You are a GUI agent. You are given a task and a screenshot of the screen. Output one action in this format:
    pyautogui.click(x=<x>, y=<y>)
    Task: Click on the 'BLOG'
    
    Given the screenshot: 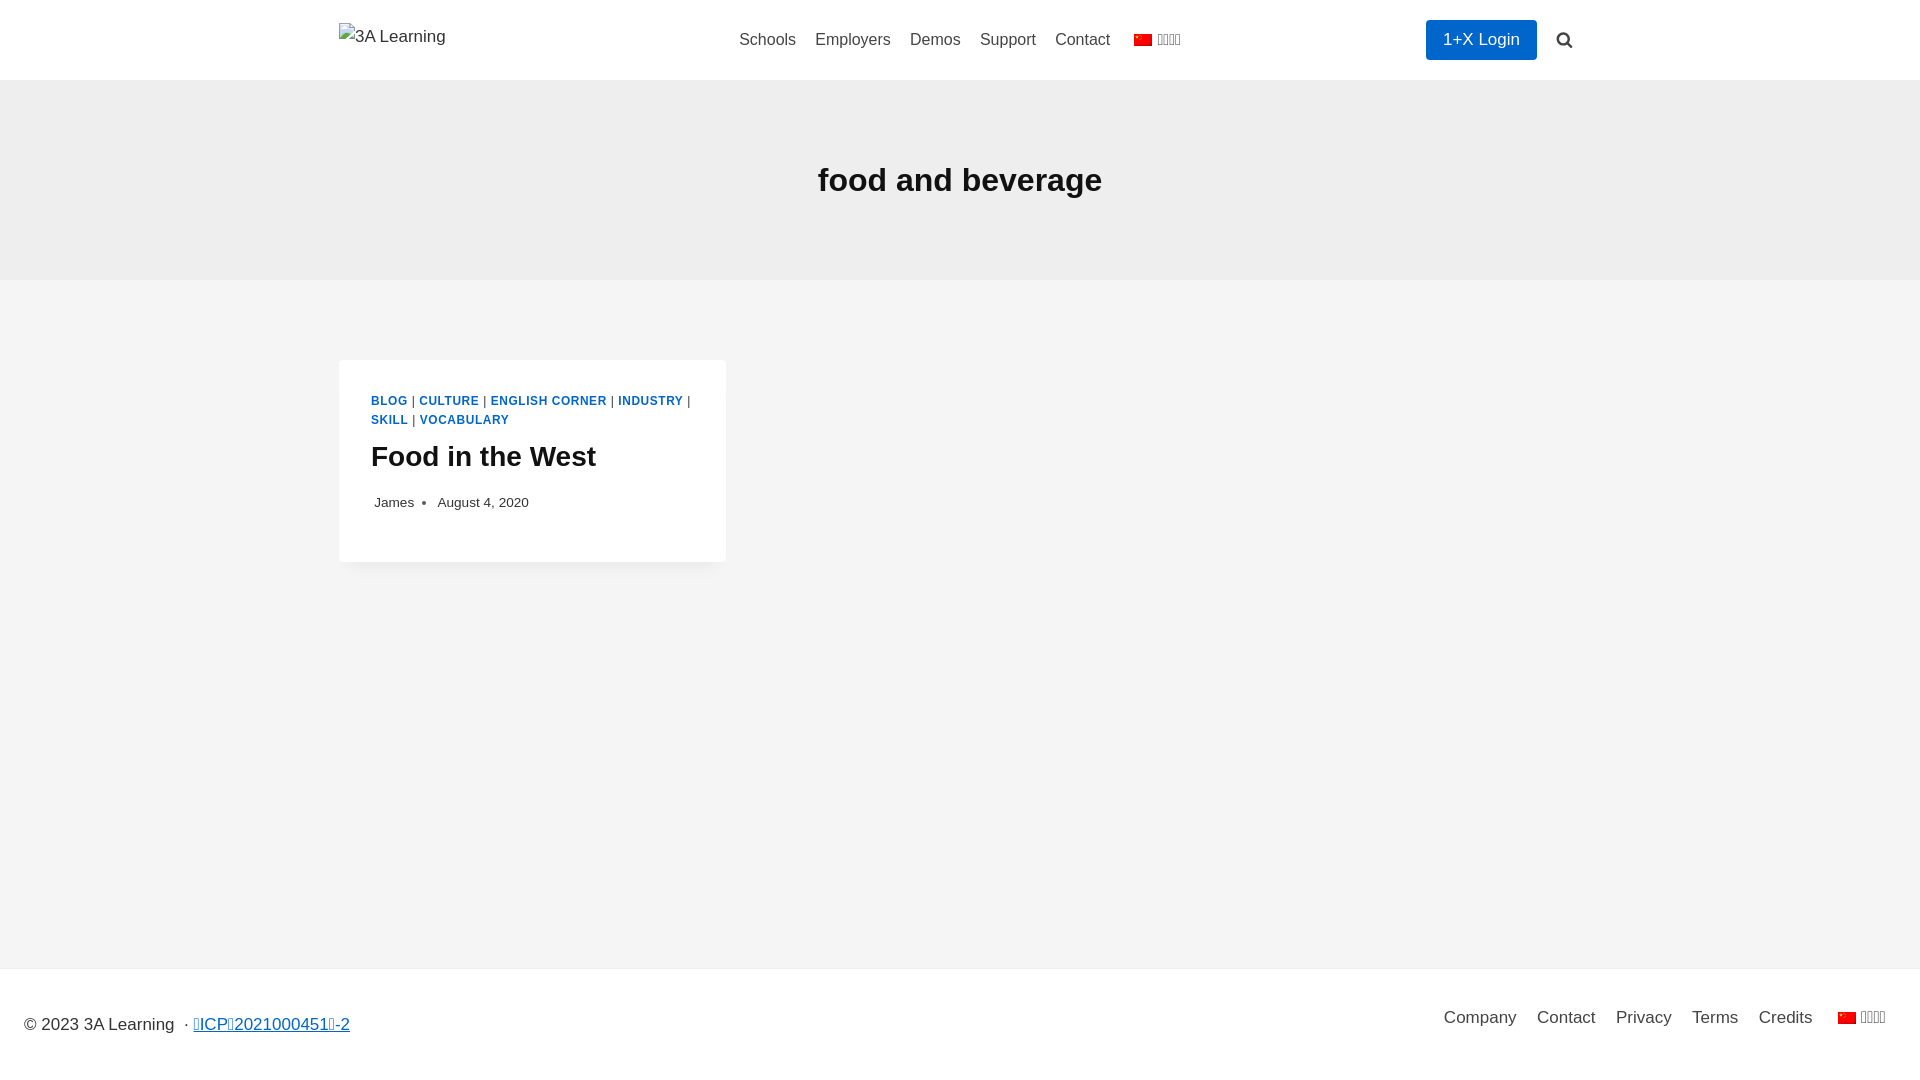 What is the action you would take?
    pyautogui.click(x=389, y=401)
    